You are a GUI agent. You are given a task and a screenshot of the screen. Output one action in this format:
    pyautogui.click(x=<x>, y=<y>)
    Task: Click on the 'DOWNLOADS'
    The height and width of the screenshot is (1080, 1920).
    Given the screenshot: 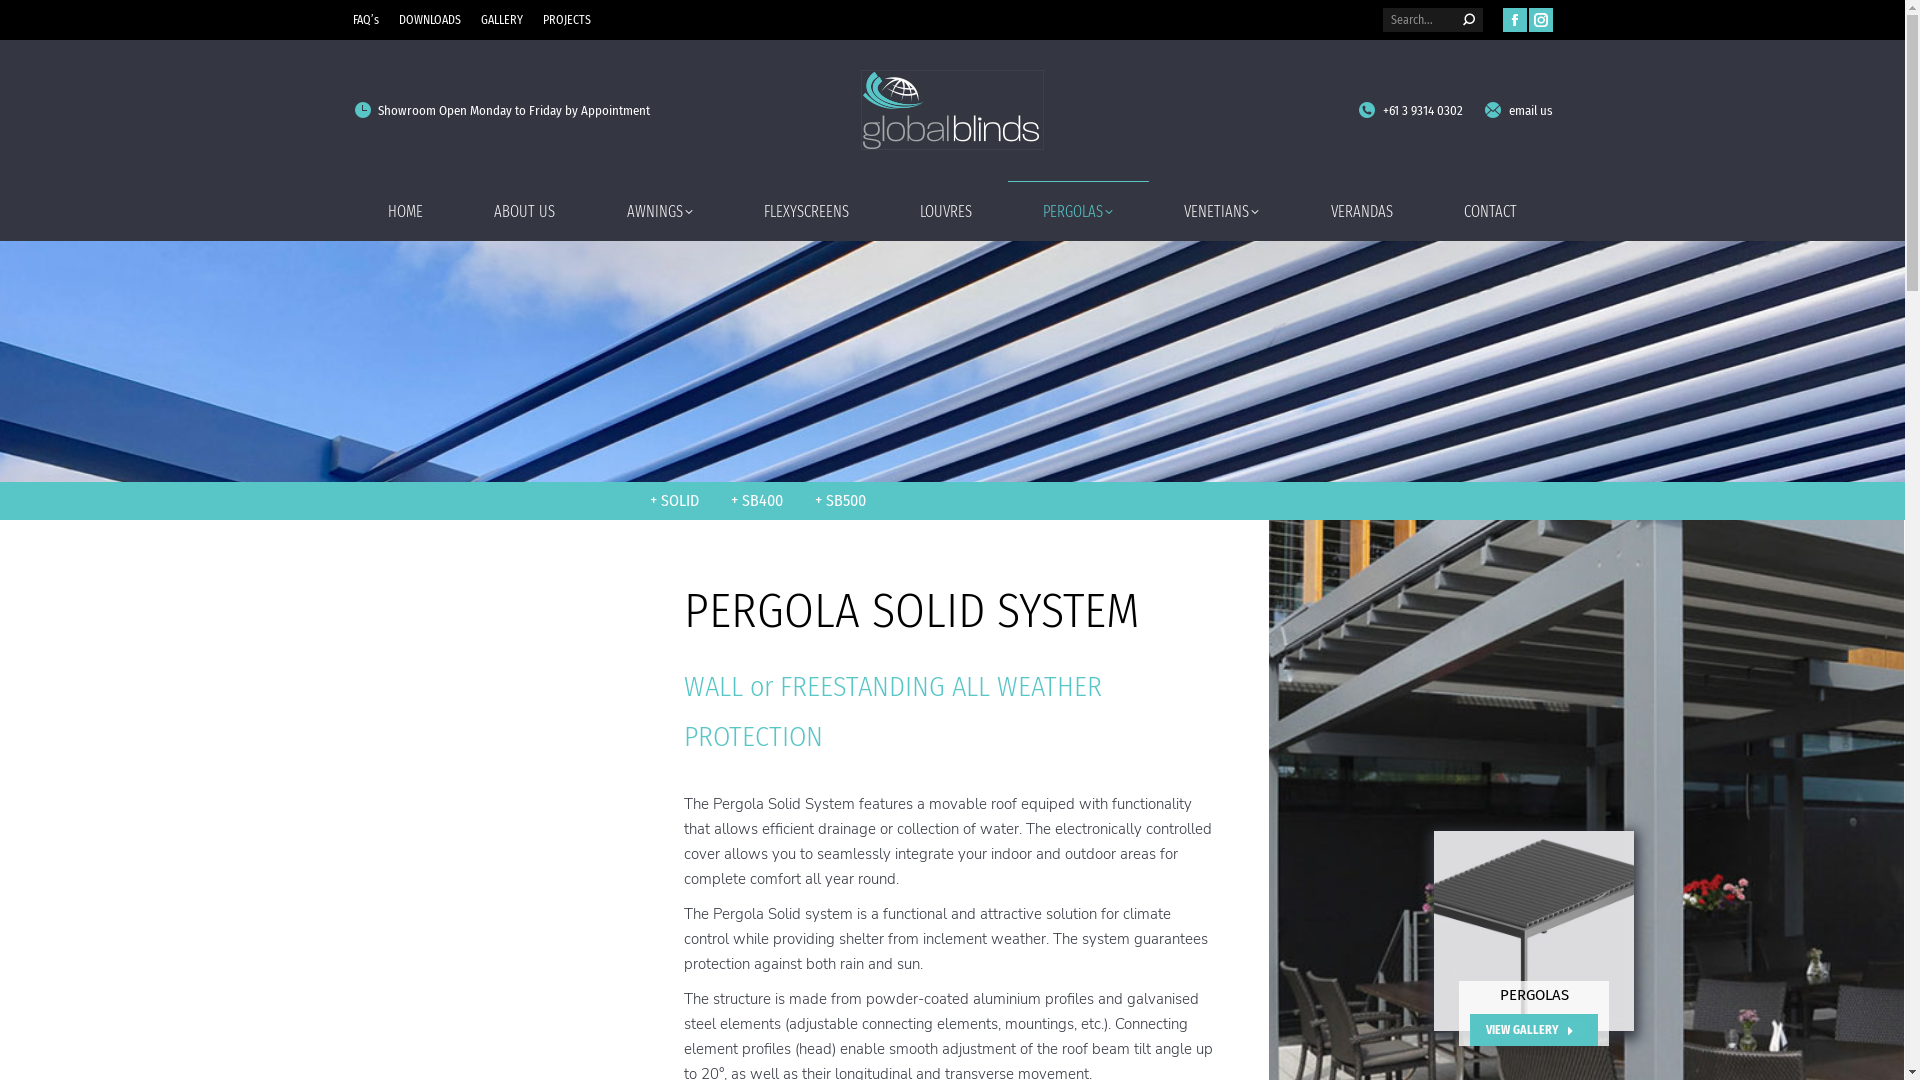 What is the action you would take?
    pyautogui.click(x=427, y=19)
    